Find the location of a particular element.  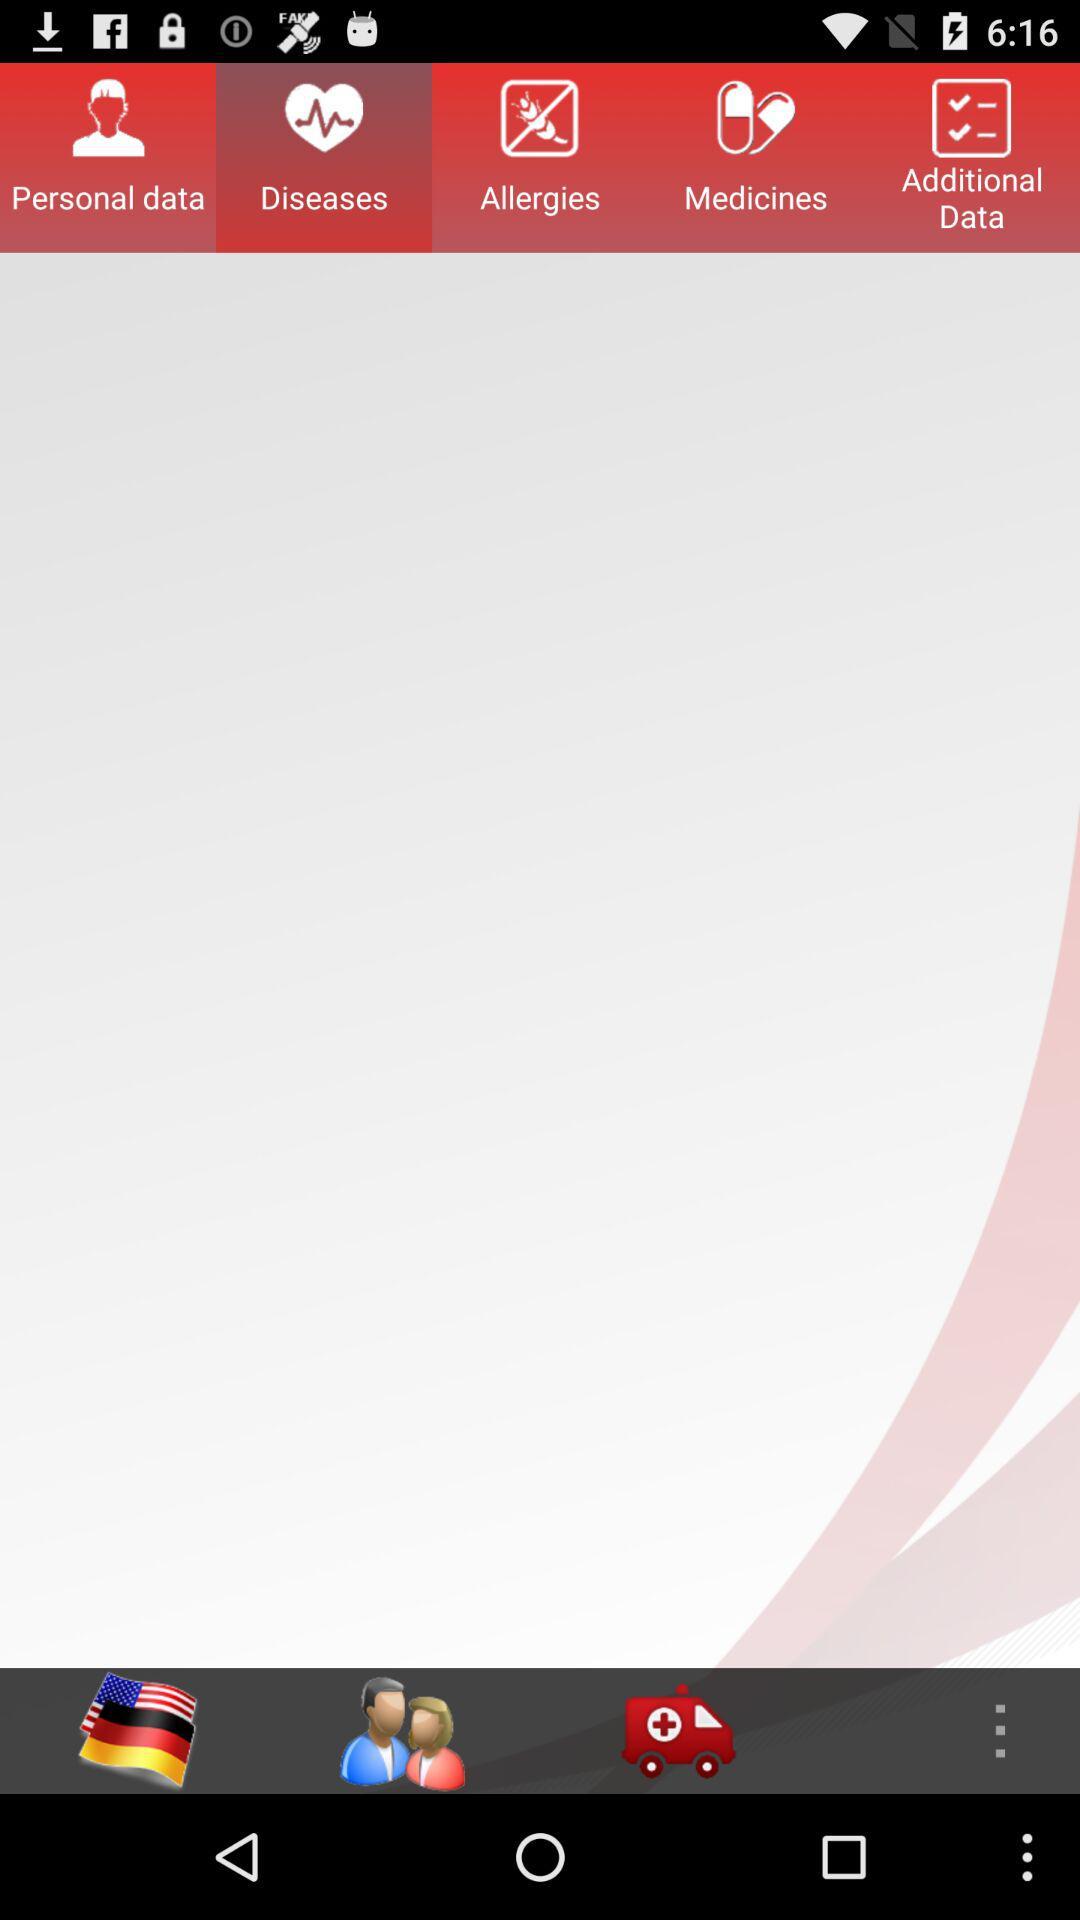

open menu is located at coordinates (941, 1730).